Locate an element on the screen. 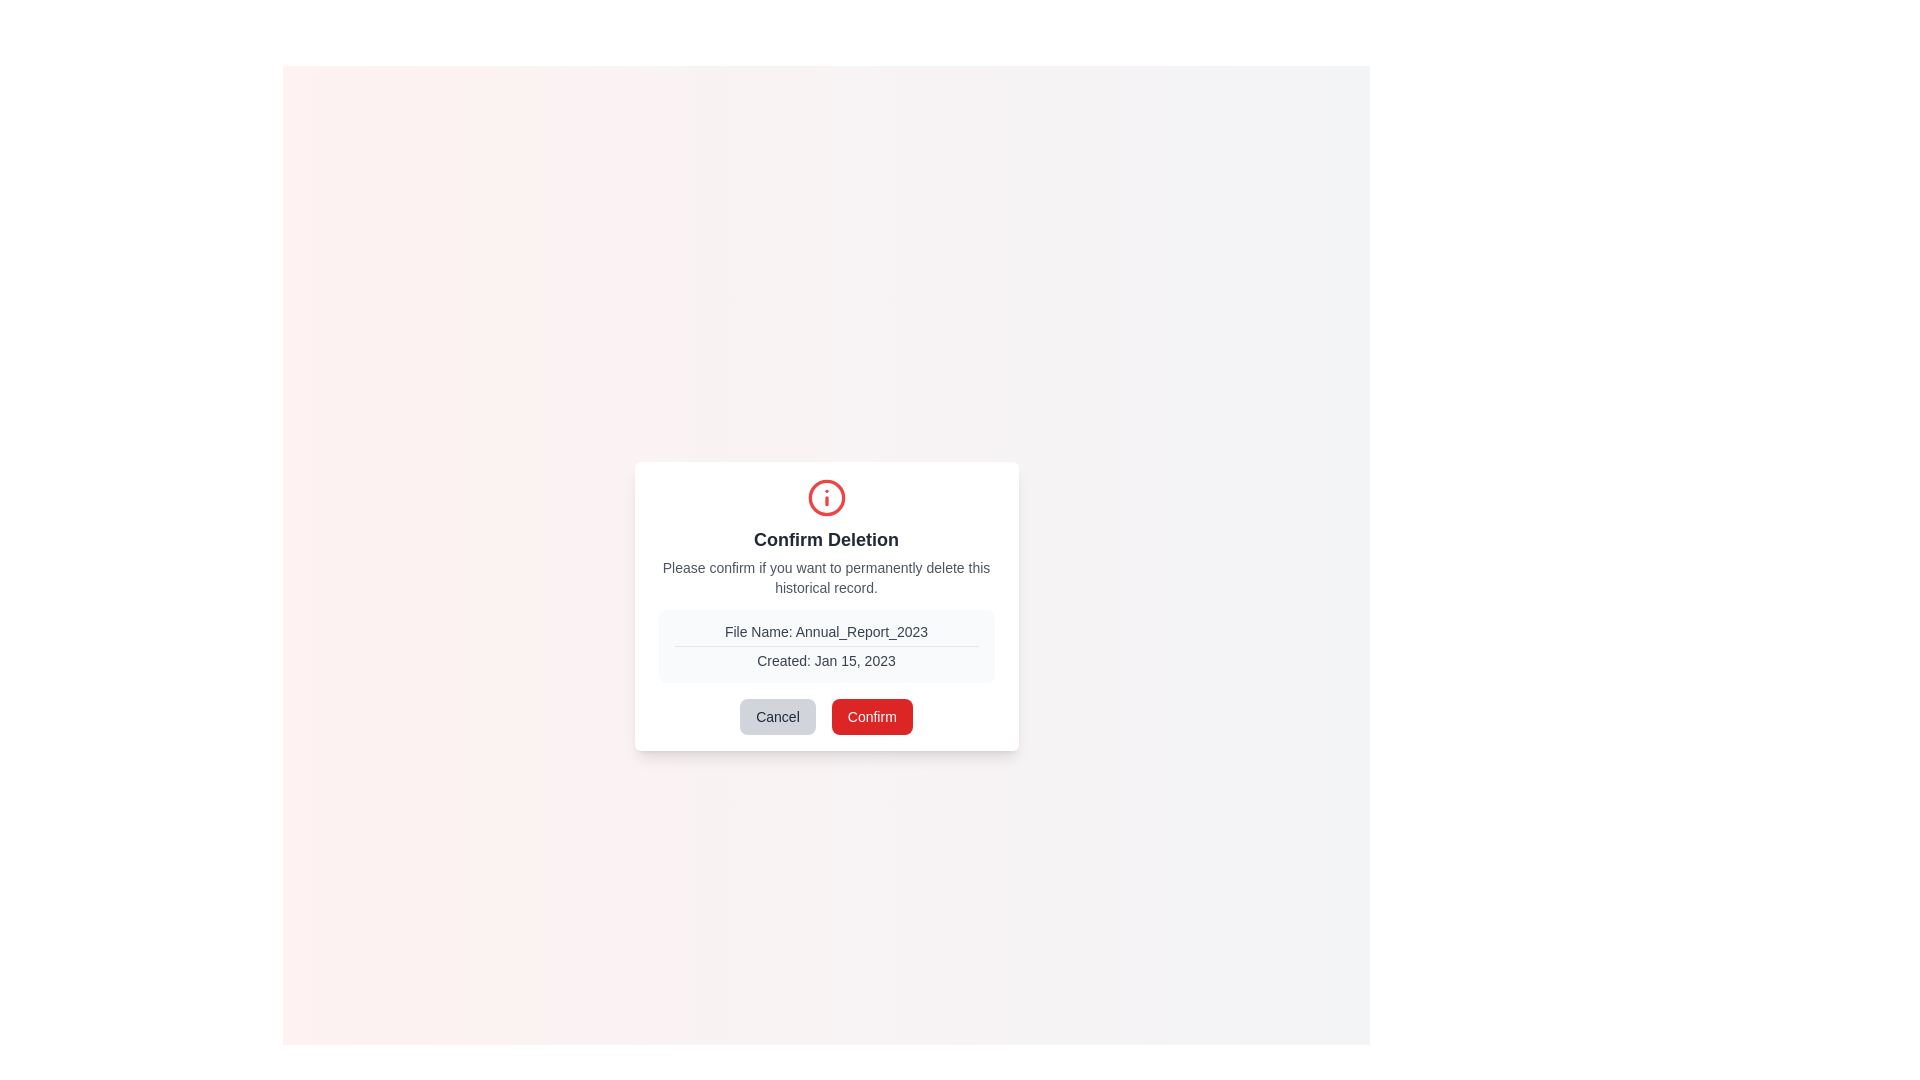  the text element that reads 'Please confirm if you want to permanently delete this historical record.' located below the title 'Confirm Deletion' in the deletion confirmation dialog is located at coordinates (826, 577).